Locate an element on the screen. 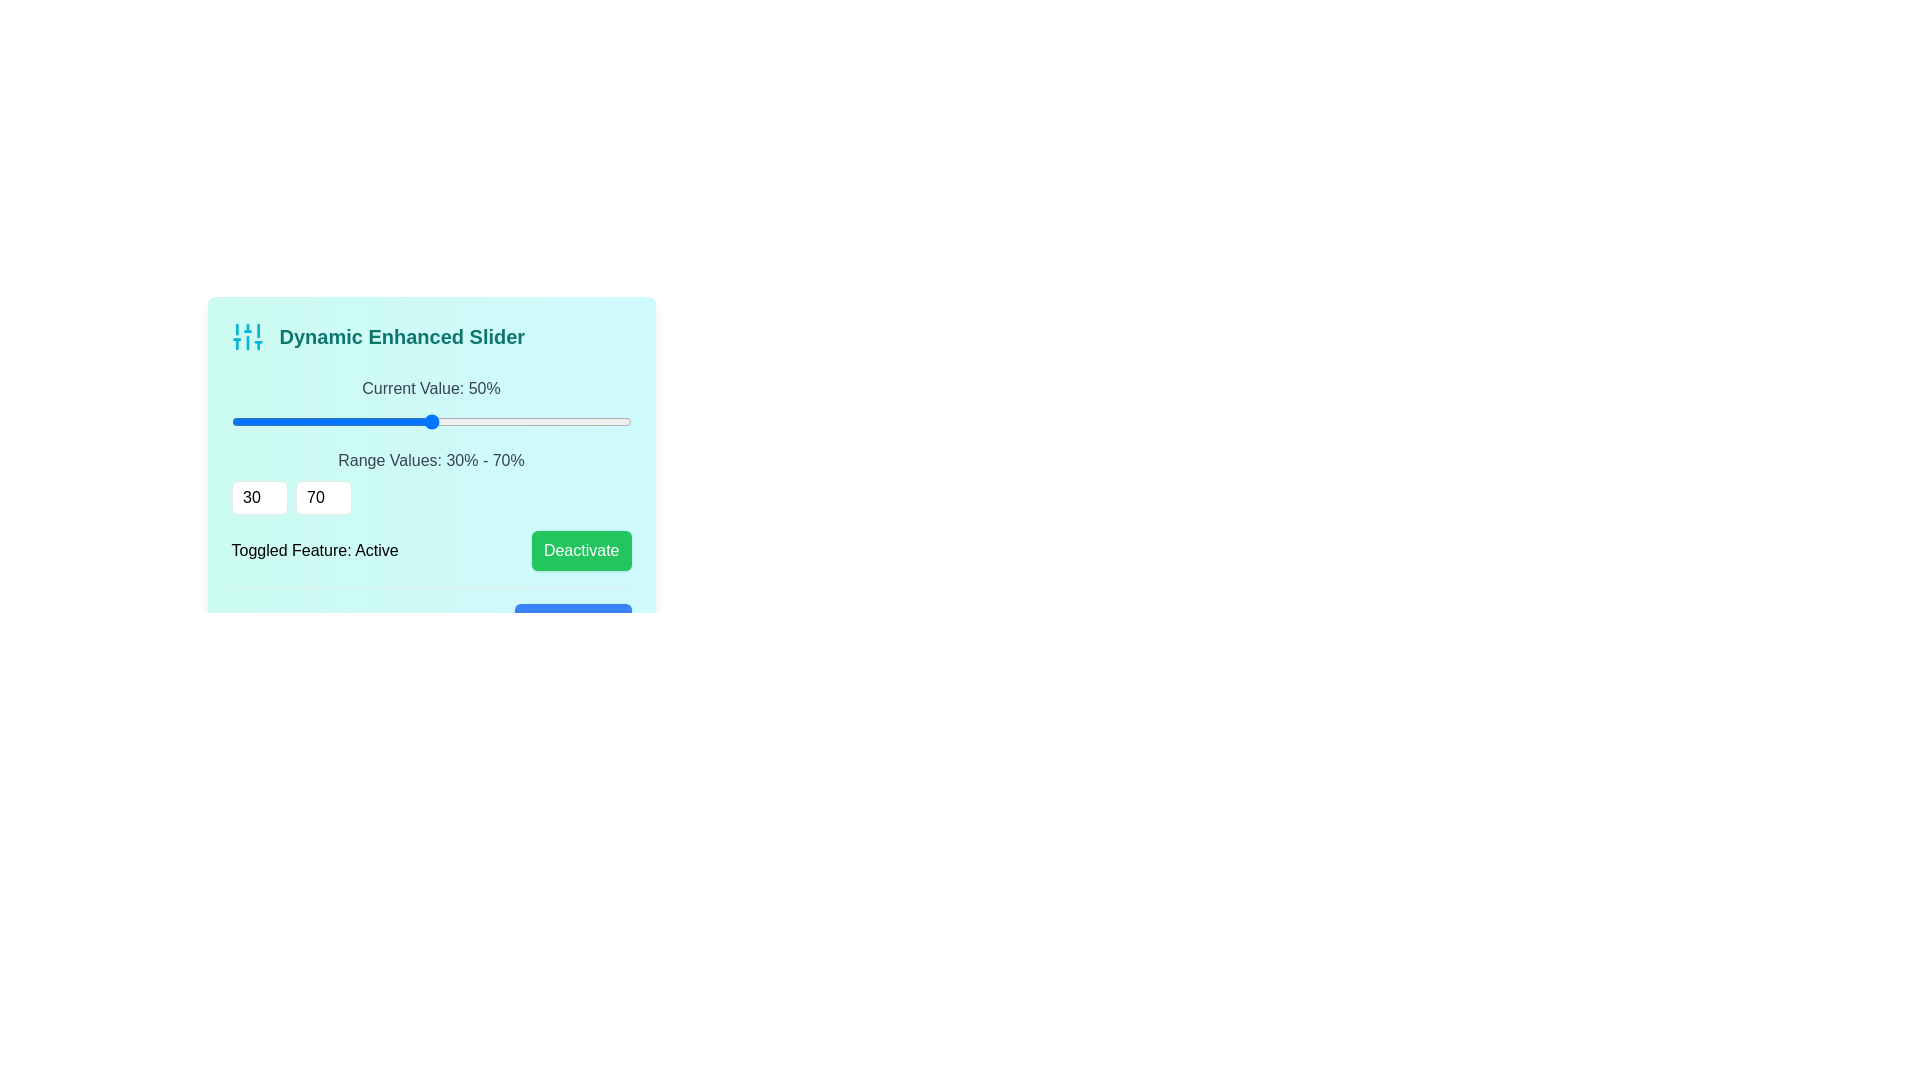  the text label that reads 'Current Value: 50%' which is prominently displayed in medium gray color against a light blue background, located near the top section of the interface above the slider bar is located at coordinates (430, 389).